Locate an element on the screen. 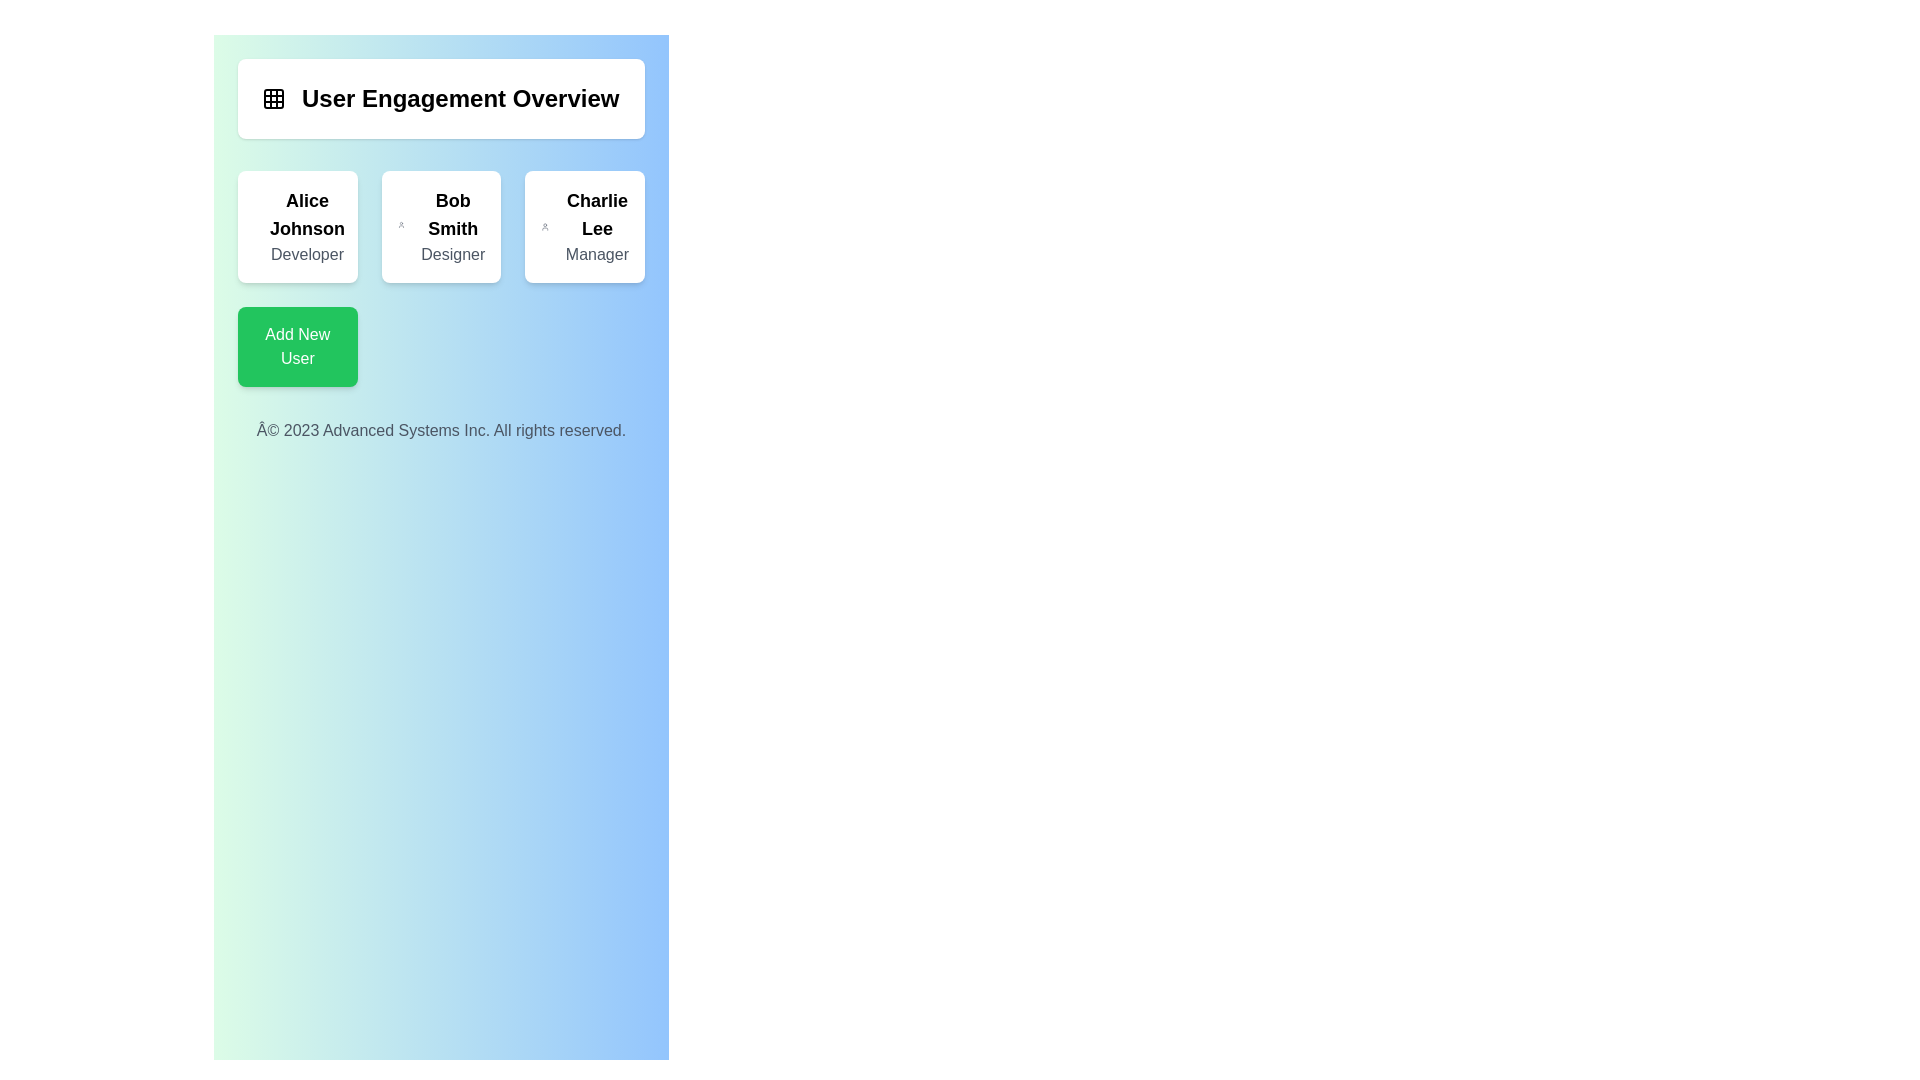 This screenshot has width=1920, height=1080. text from the text block displaying 'Bob Smith' and 'Designer', which is the second card in a row of three cards under the header 'User Engagement Overview' is located at coordinates (452, 226).